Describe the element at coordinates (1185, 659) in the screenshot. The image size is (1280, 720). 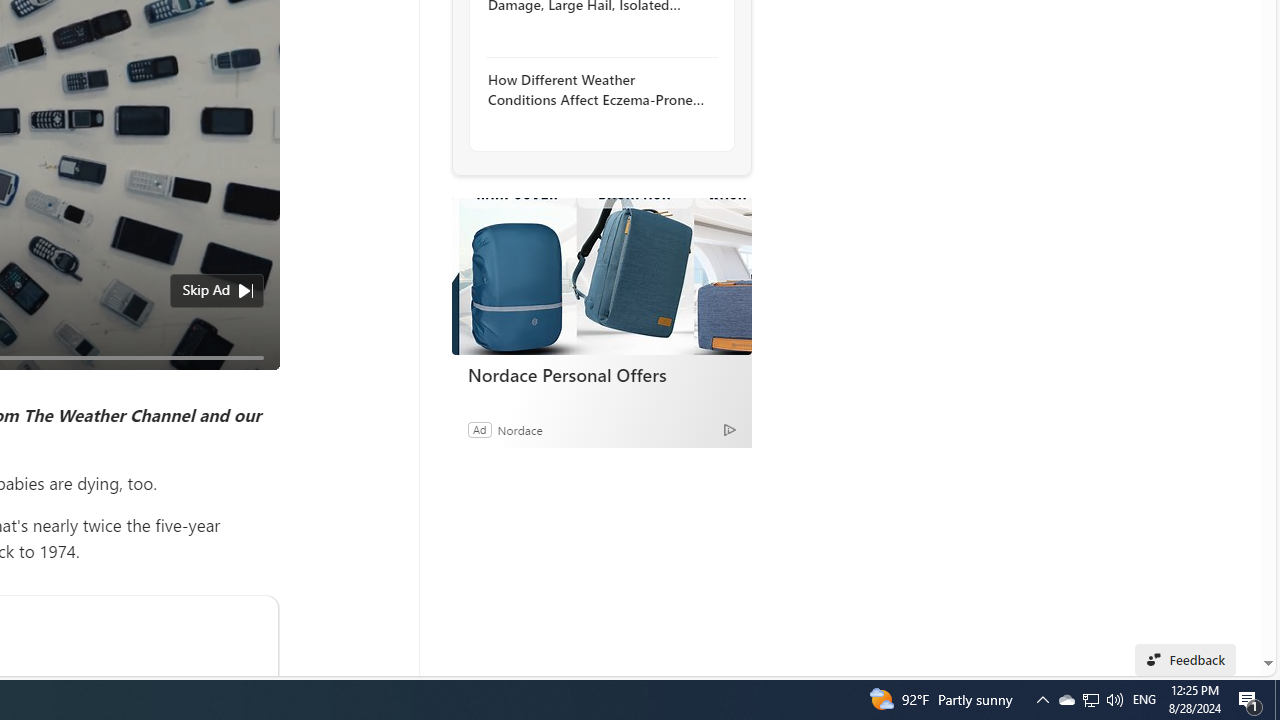
I see `'Feedback'` at that location.